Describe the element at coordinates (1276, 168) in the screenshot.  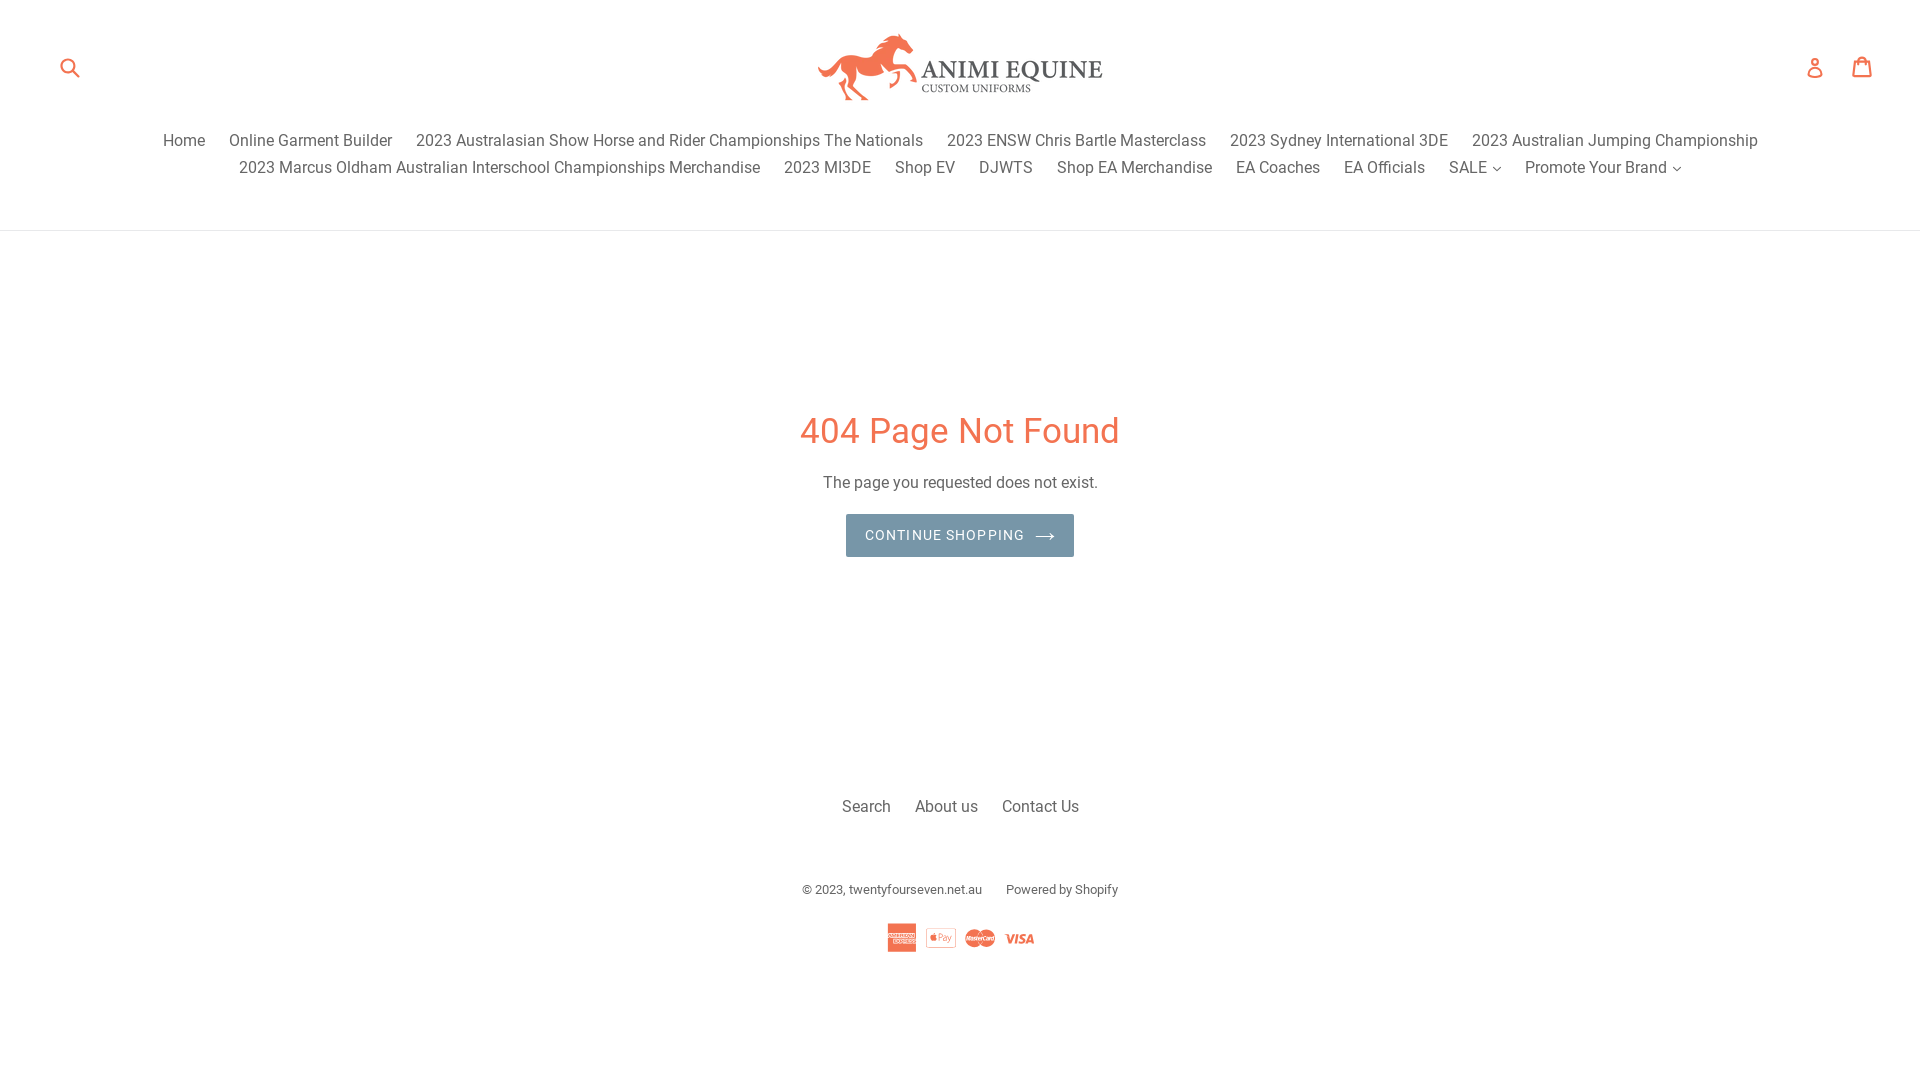
I see `'EA Coaches'` at that location.